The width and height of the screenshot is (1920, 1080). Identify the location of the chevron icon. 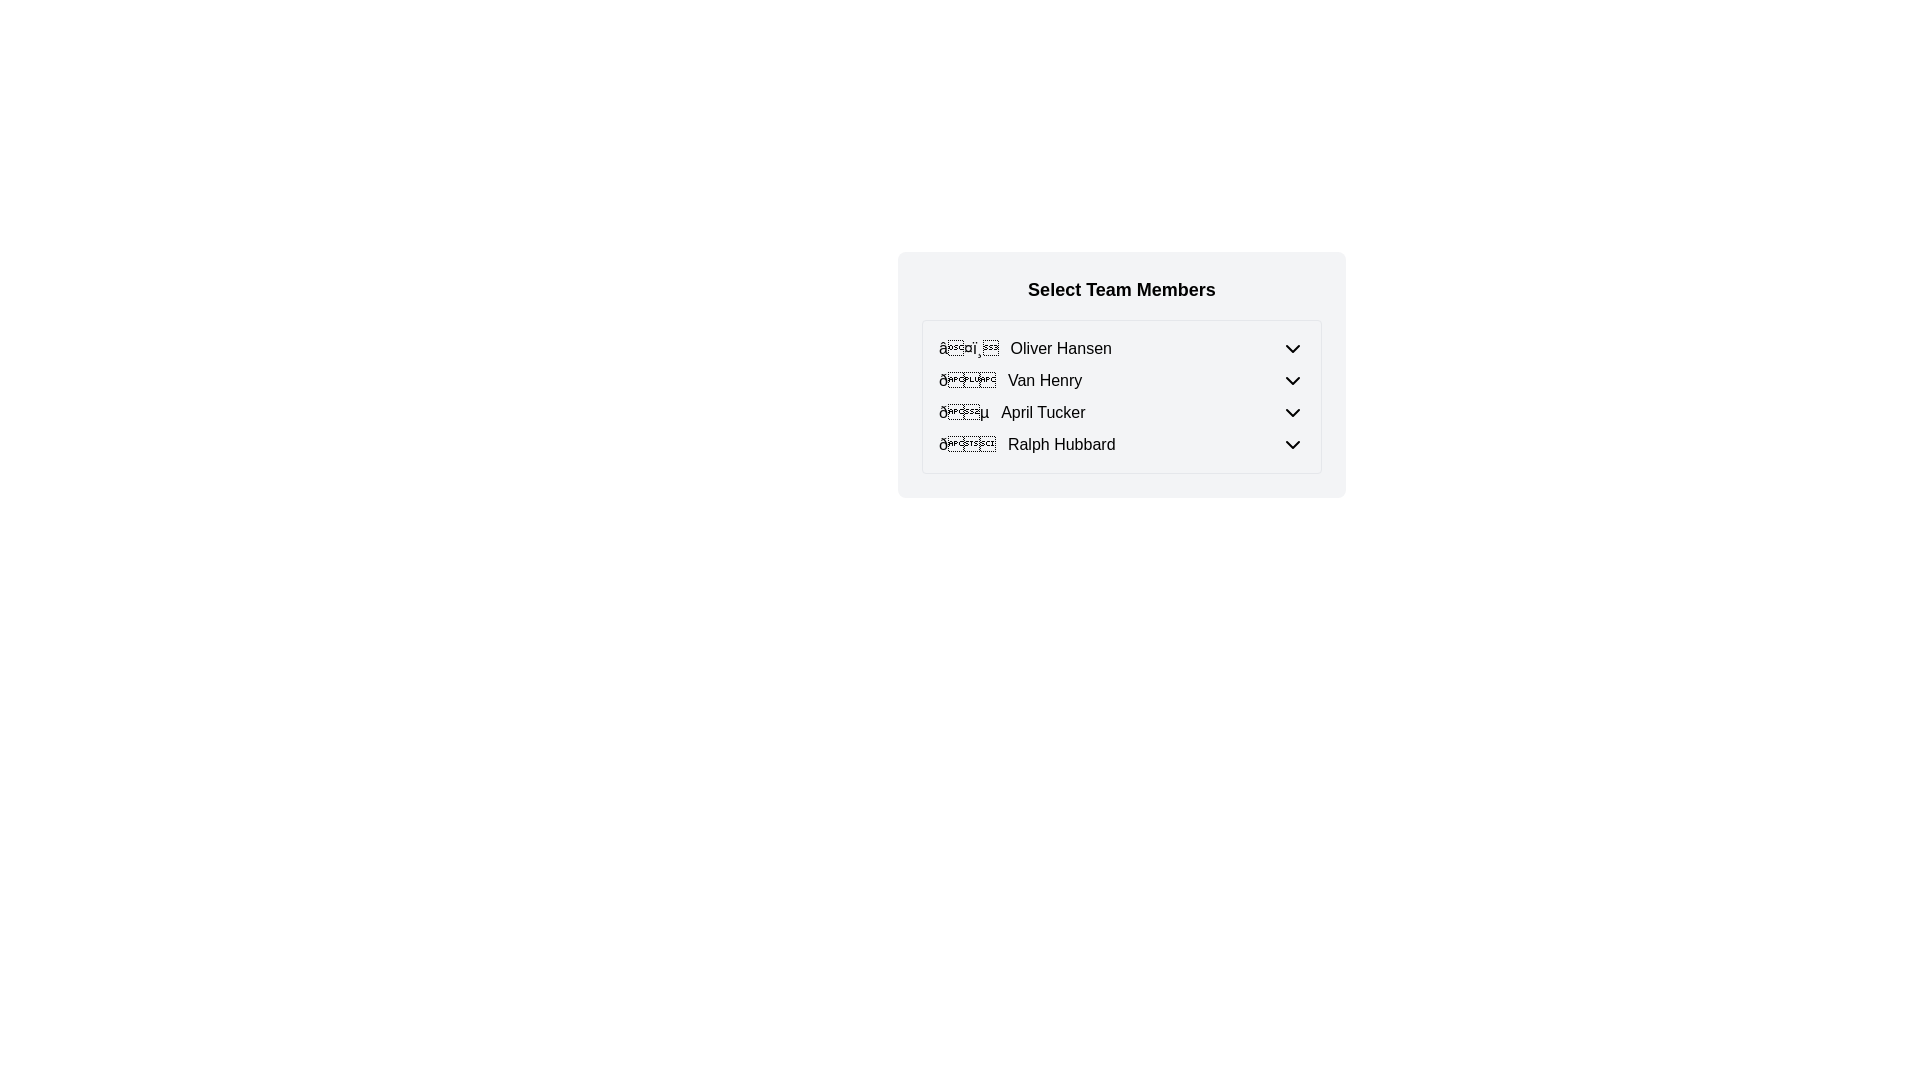
(1292, 411).